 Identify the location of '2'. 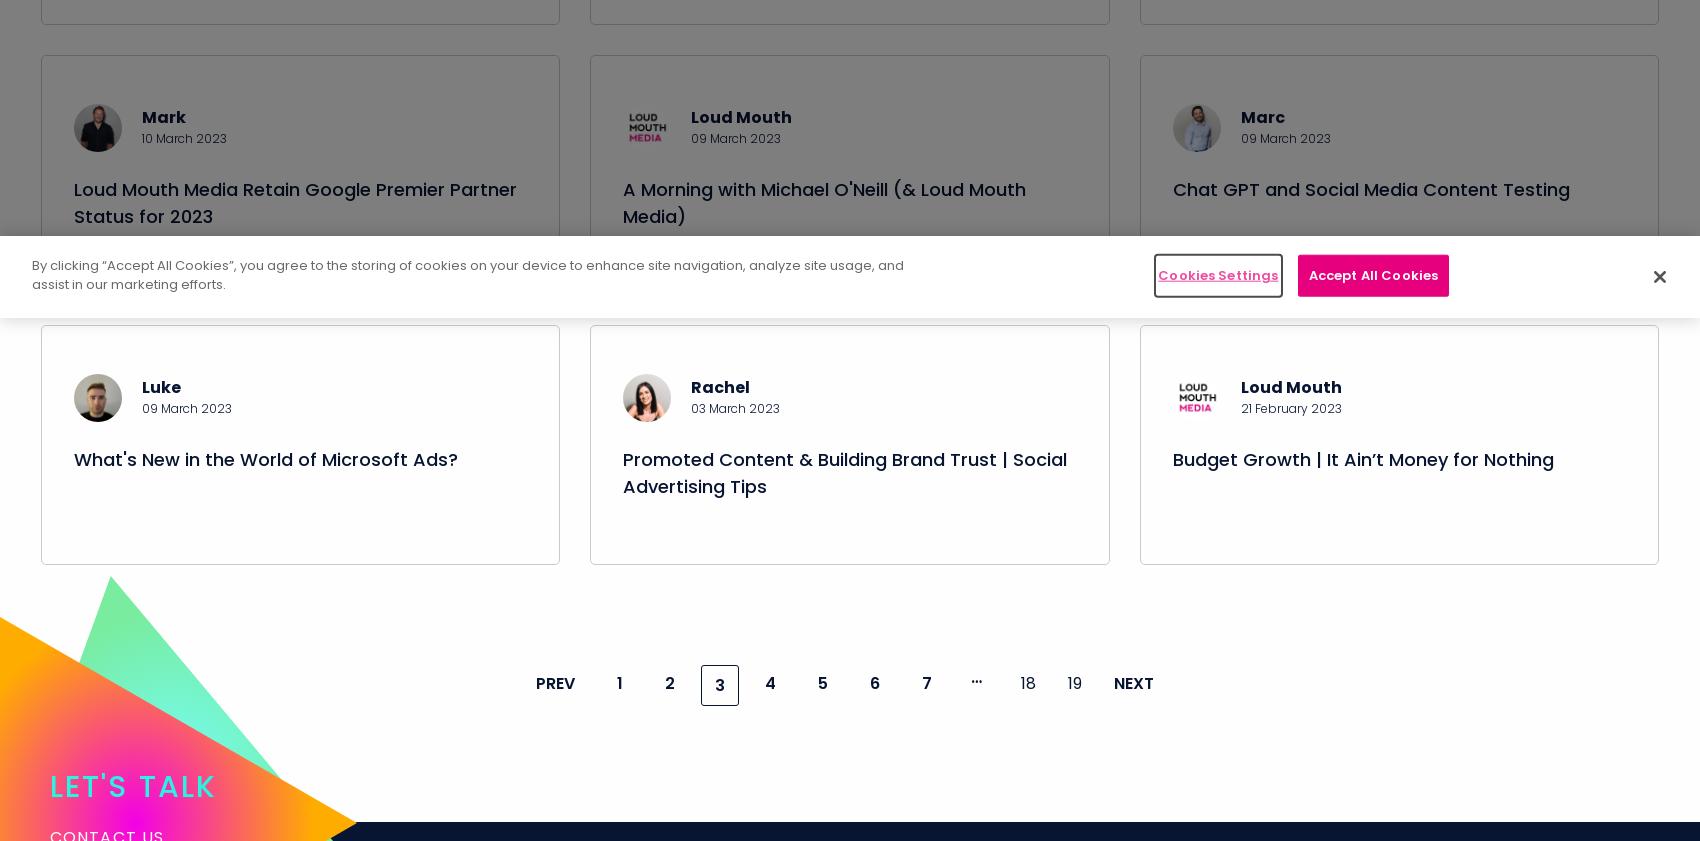
(669, 706).